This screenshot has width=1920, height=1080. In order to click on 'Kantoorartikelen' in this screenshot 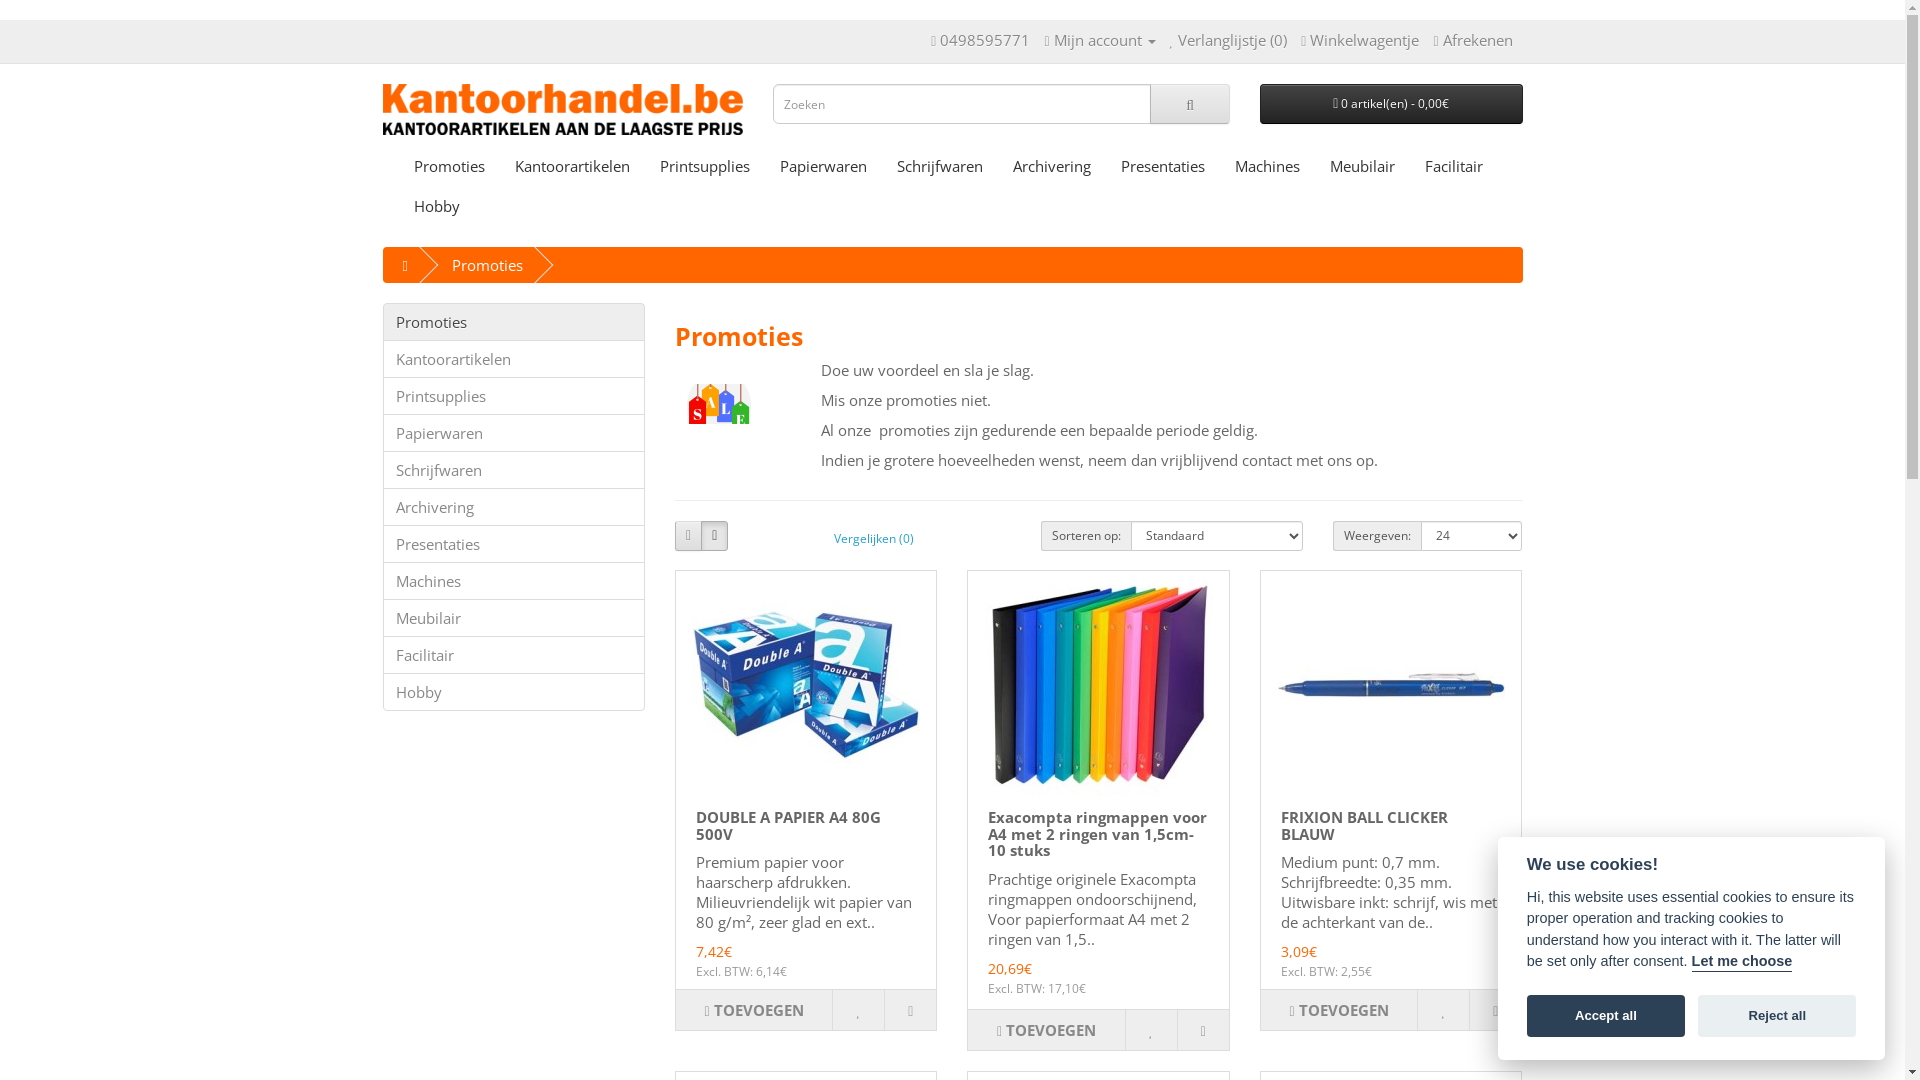, I will do `click(571, 164)`.